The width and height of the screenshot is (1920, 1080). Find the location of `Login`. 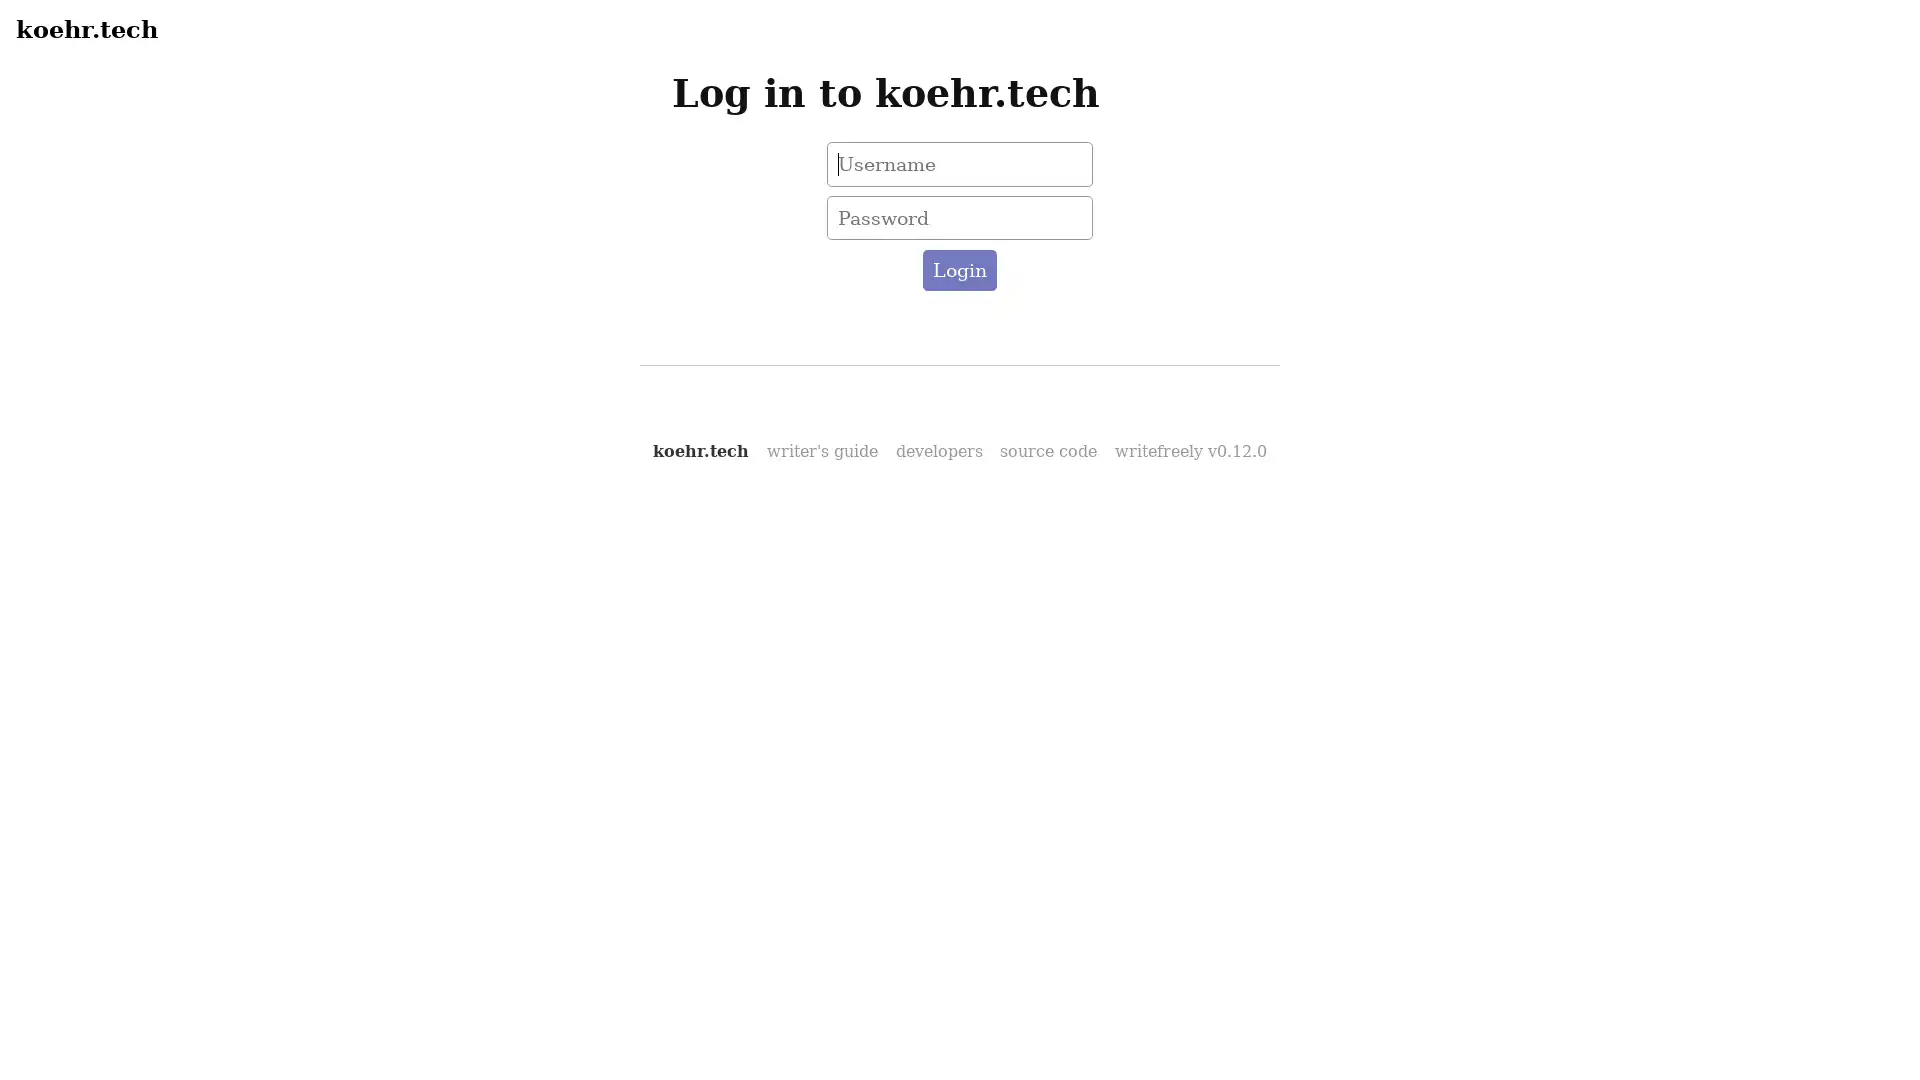

Login is located at coordinates (958, 271).